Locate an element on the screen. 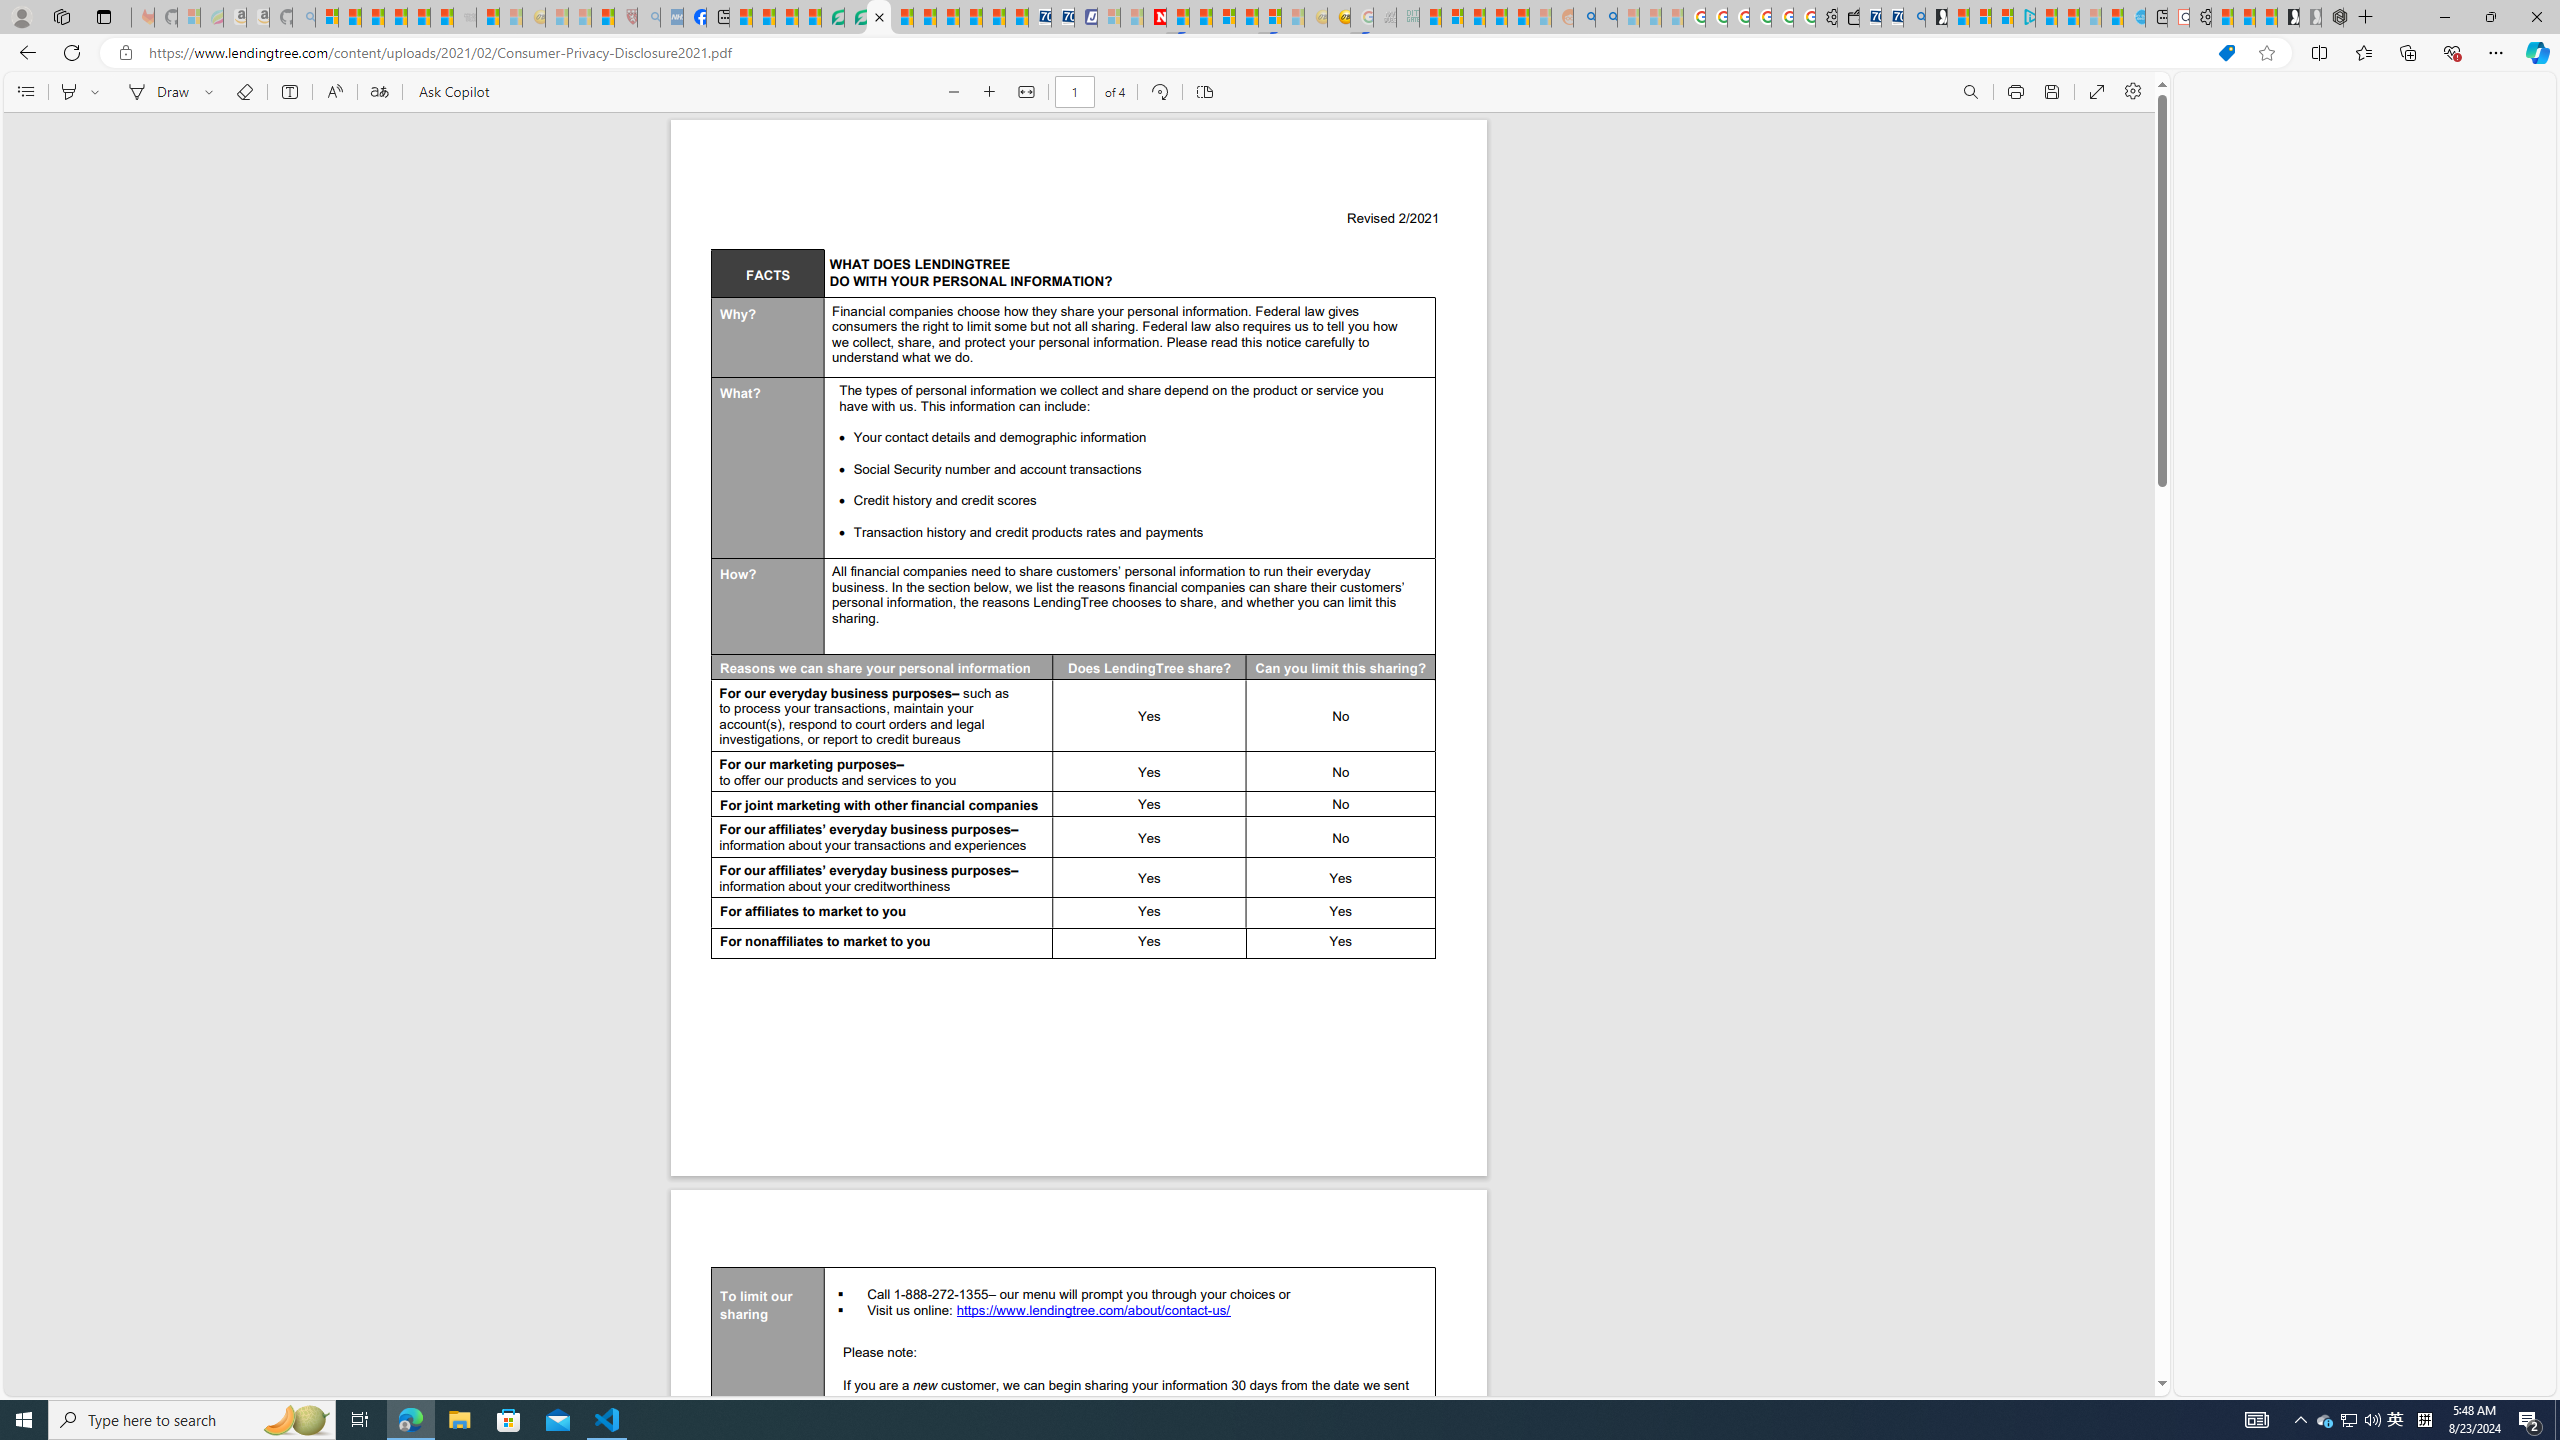 This screenshot has height=1440, width=2560. 'Fit to width (Ctrl+\)' is located at coordinates (1024, 91).